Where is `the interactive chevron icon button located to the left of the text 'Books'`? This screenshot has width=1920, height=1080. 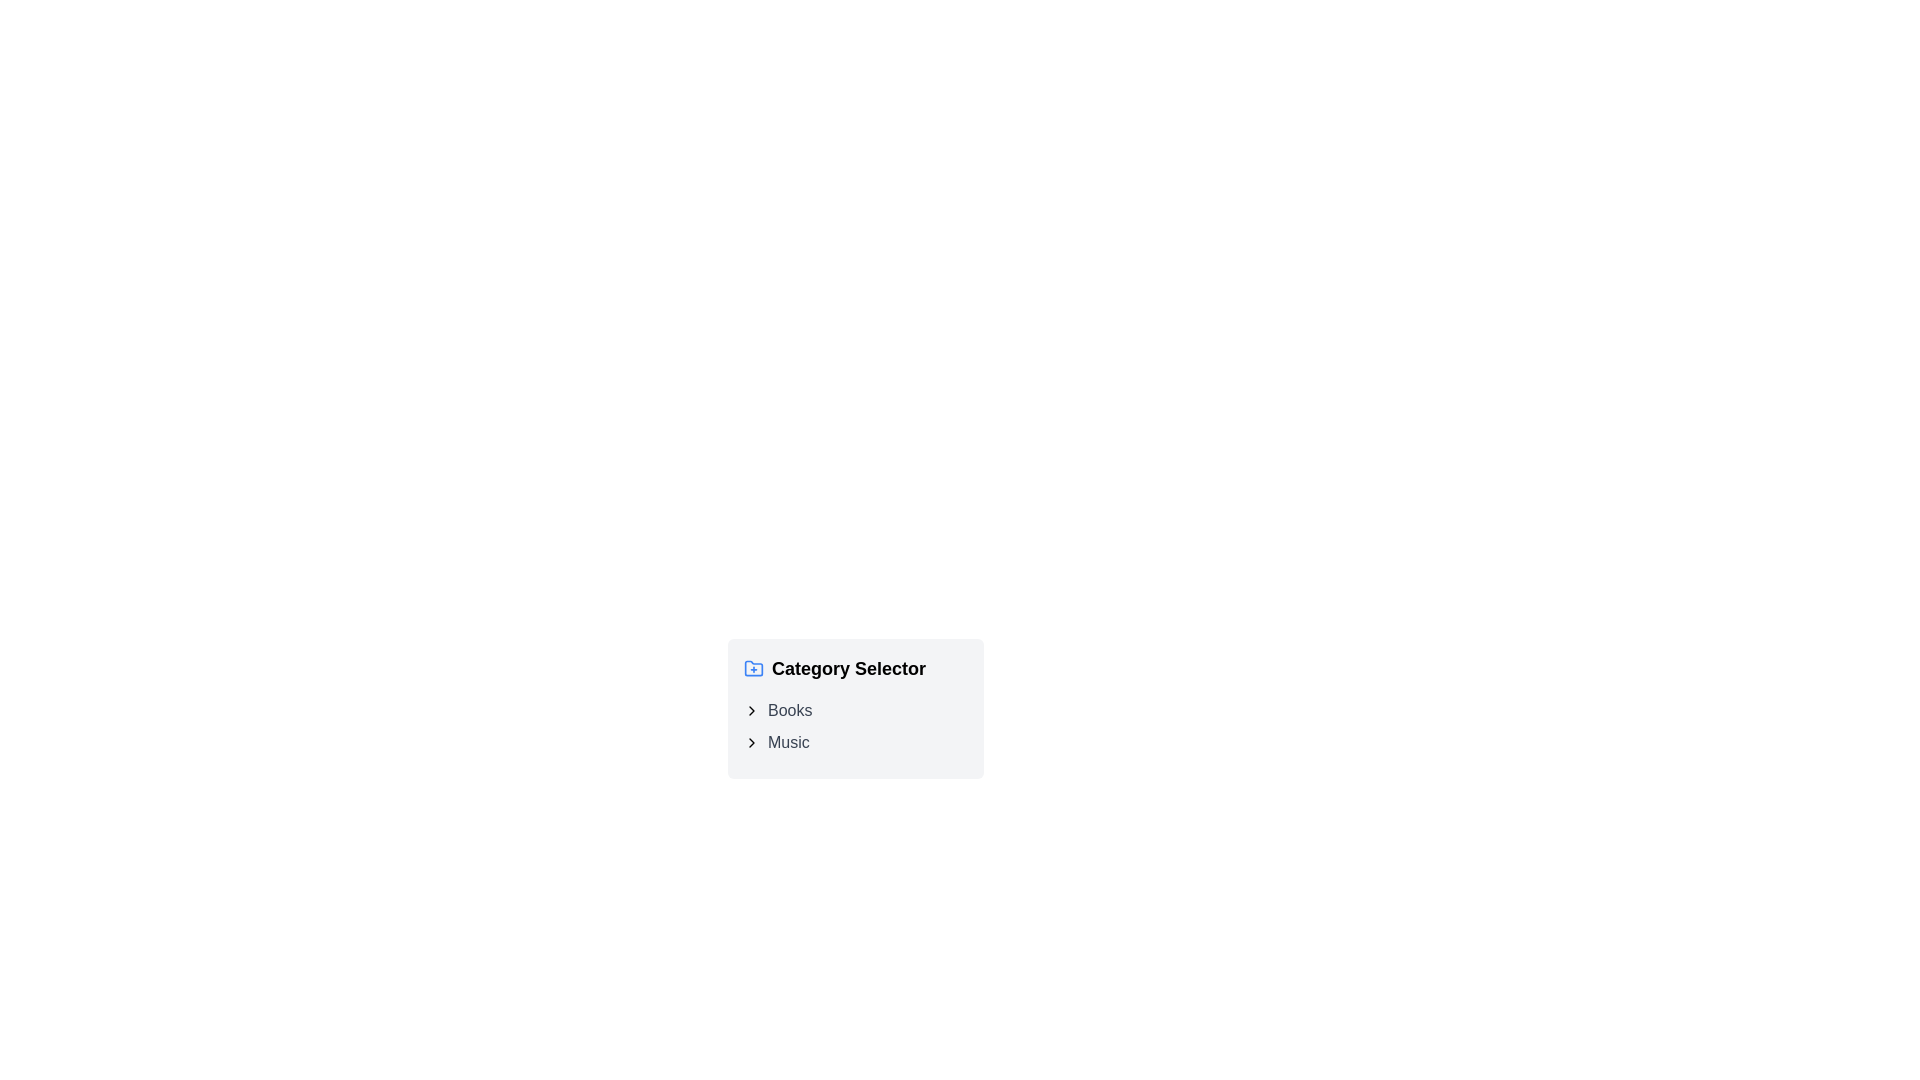
the interactive chevron icon button located to the left of the text 'Books' is located at coordinates (751, 709).